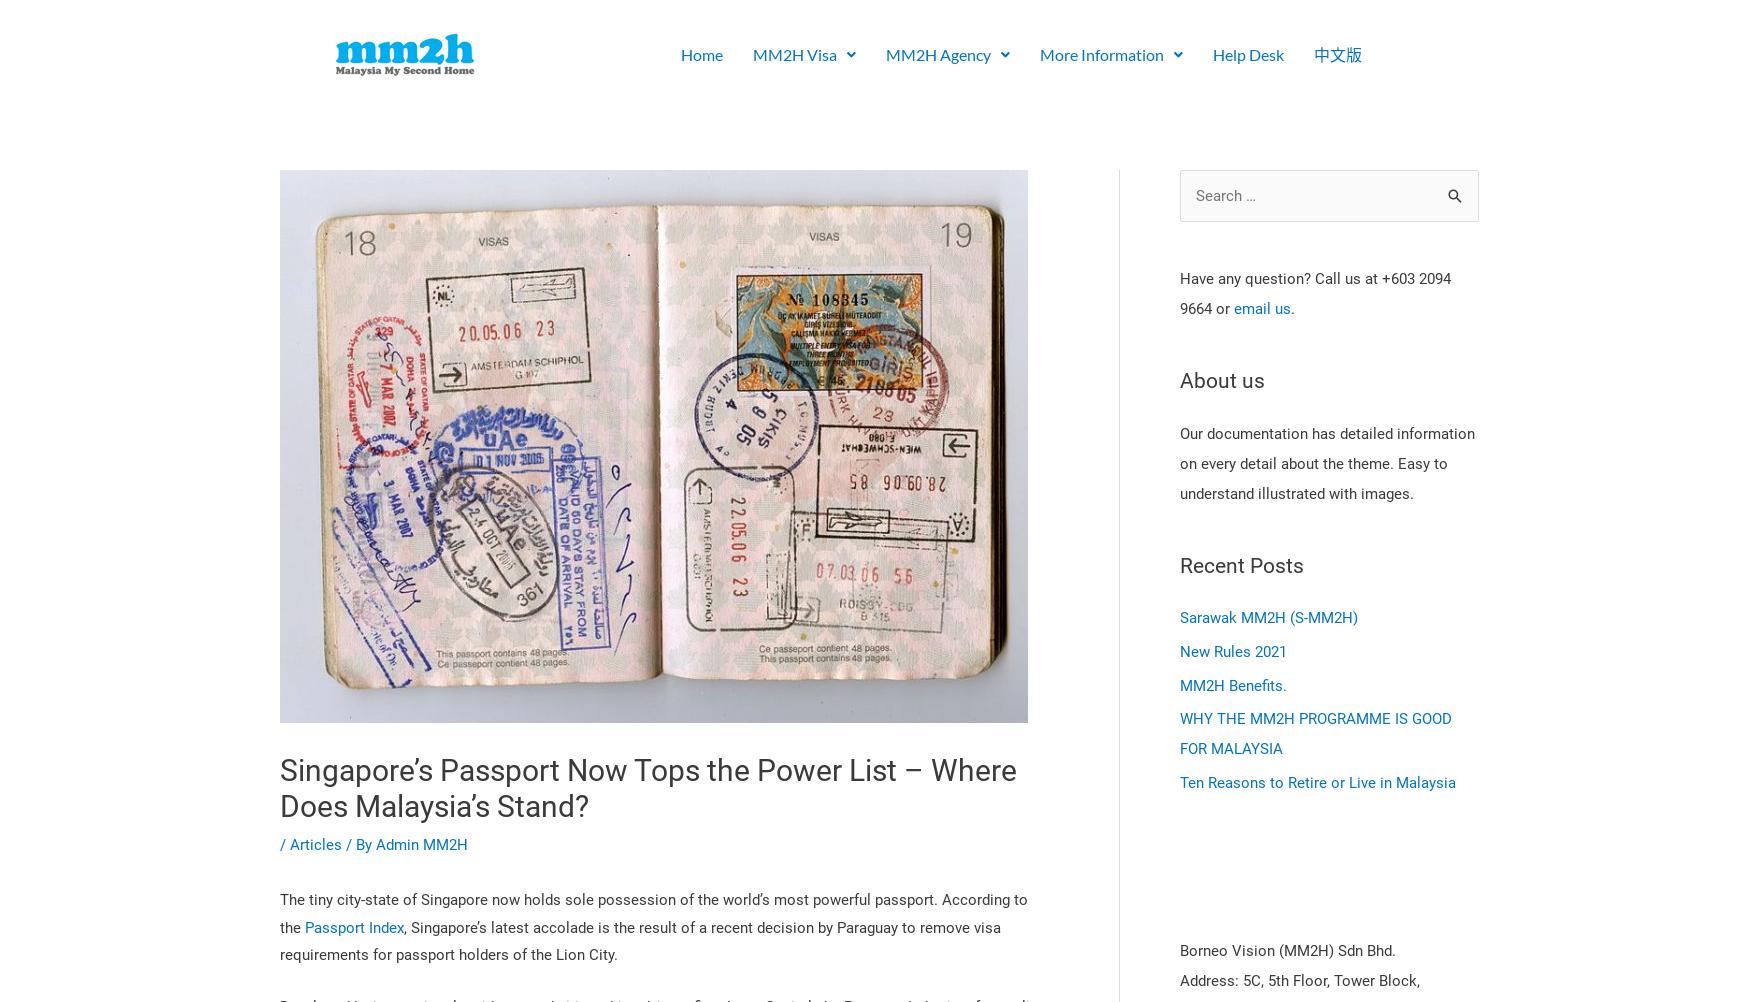 This screenshot has height=1002, width=1760. I want to click on 'Borneo Vision (MM2H) Sdn Bhd.', so click(1286, 949).